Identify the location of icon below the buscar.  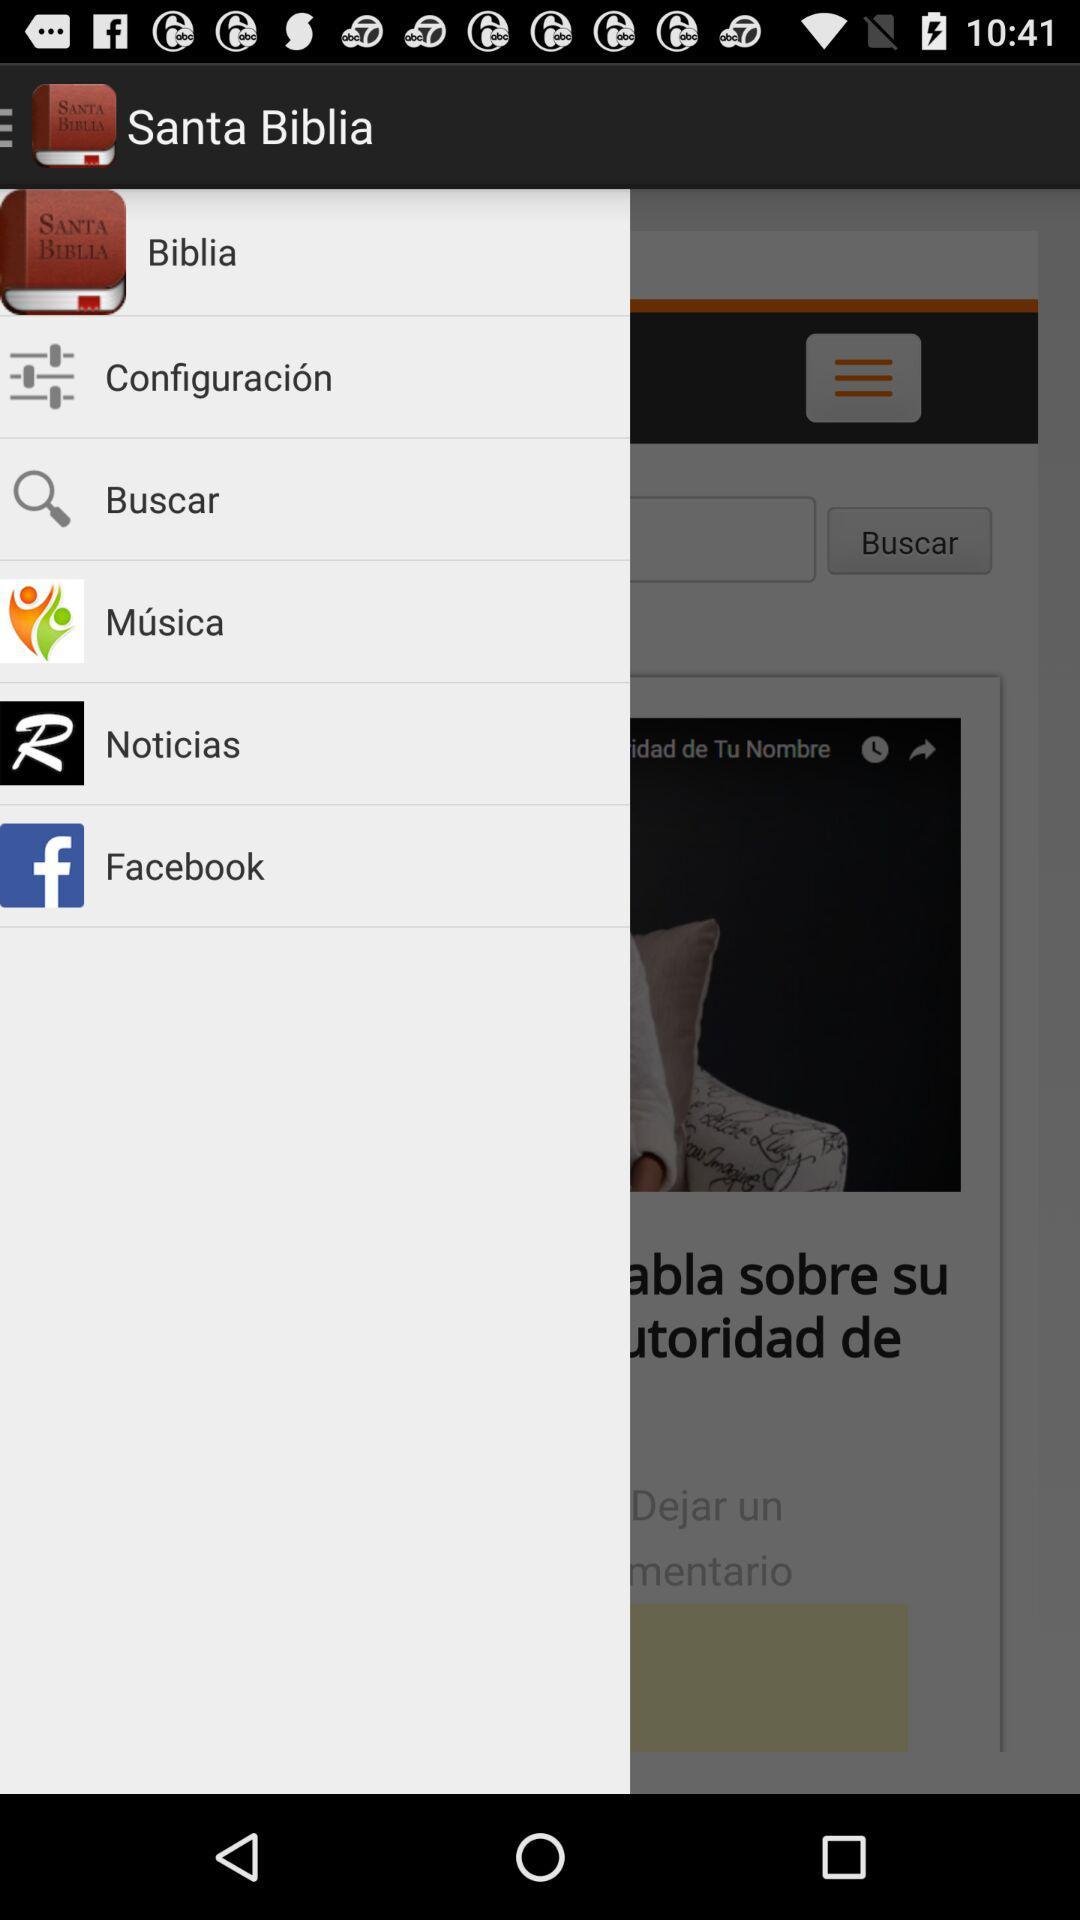
(356, 620).